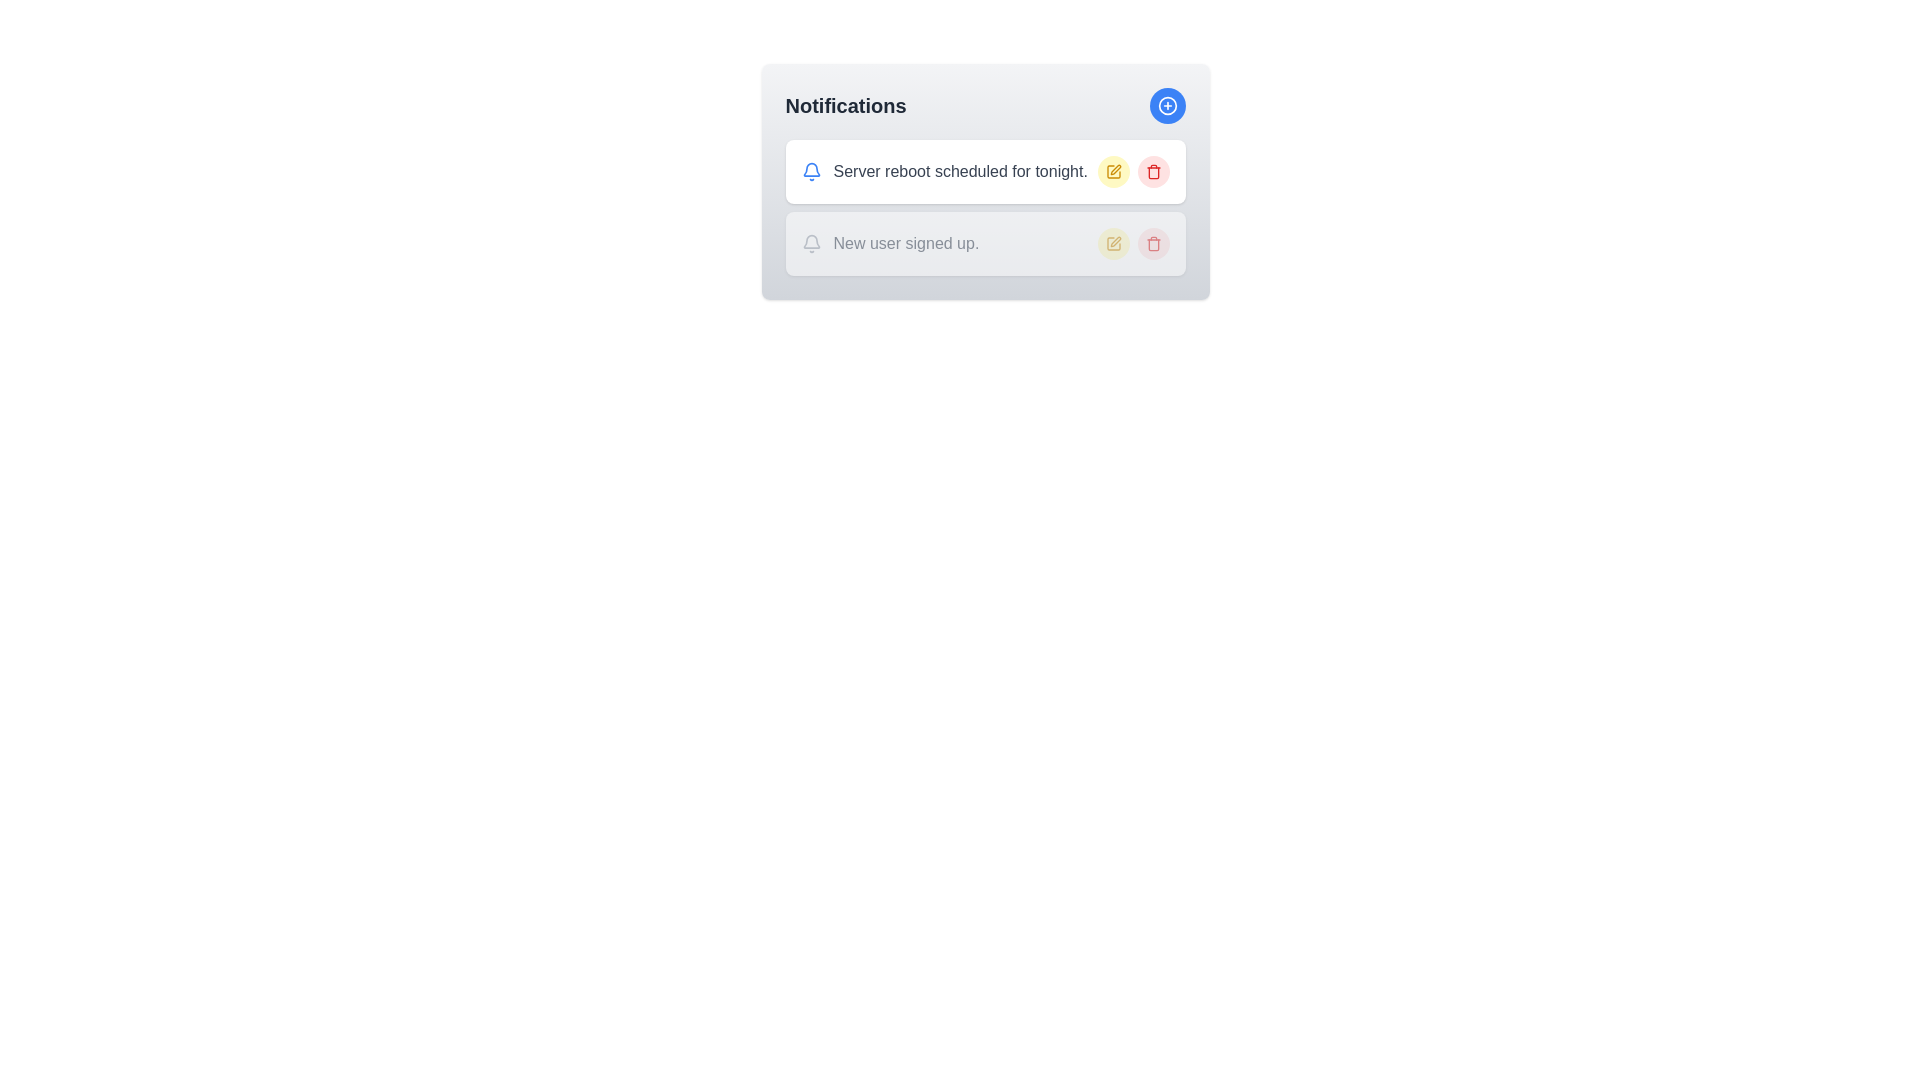 Image resolution: width=1920 pixels, height=1080 pixels. What do you see at coordinates (811, 168) in the screenshot?
I see `the bell-shaped notification icon located in the top-right corner of the page, which is part of the notification card's SVG representation` at bounding box center [811, 168].